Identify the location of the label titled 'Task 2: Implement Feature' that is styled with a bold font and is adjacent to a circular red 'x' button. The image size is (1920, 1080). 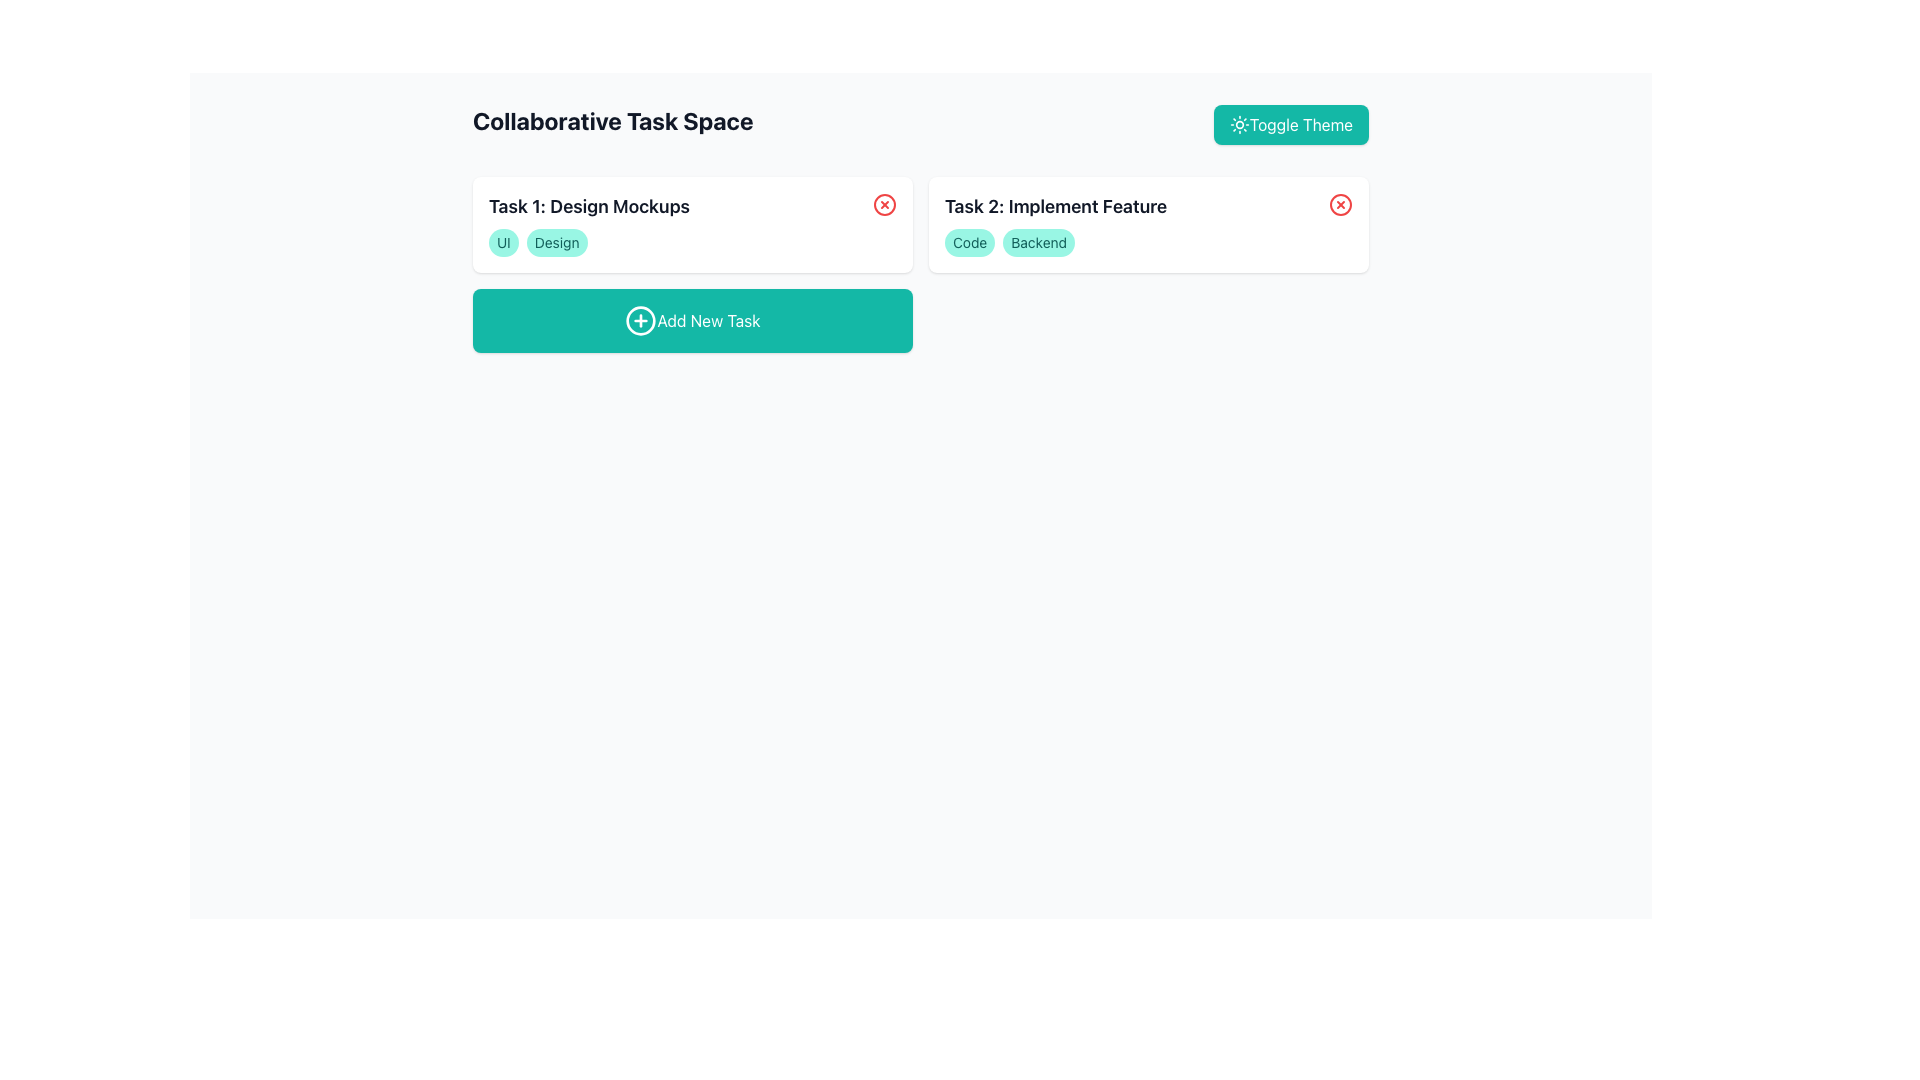
(1148, 207).